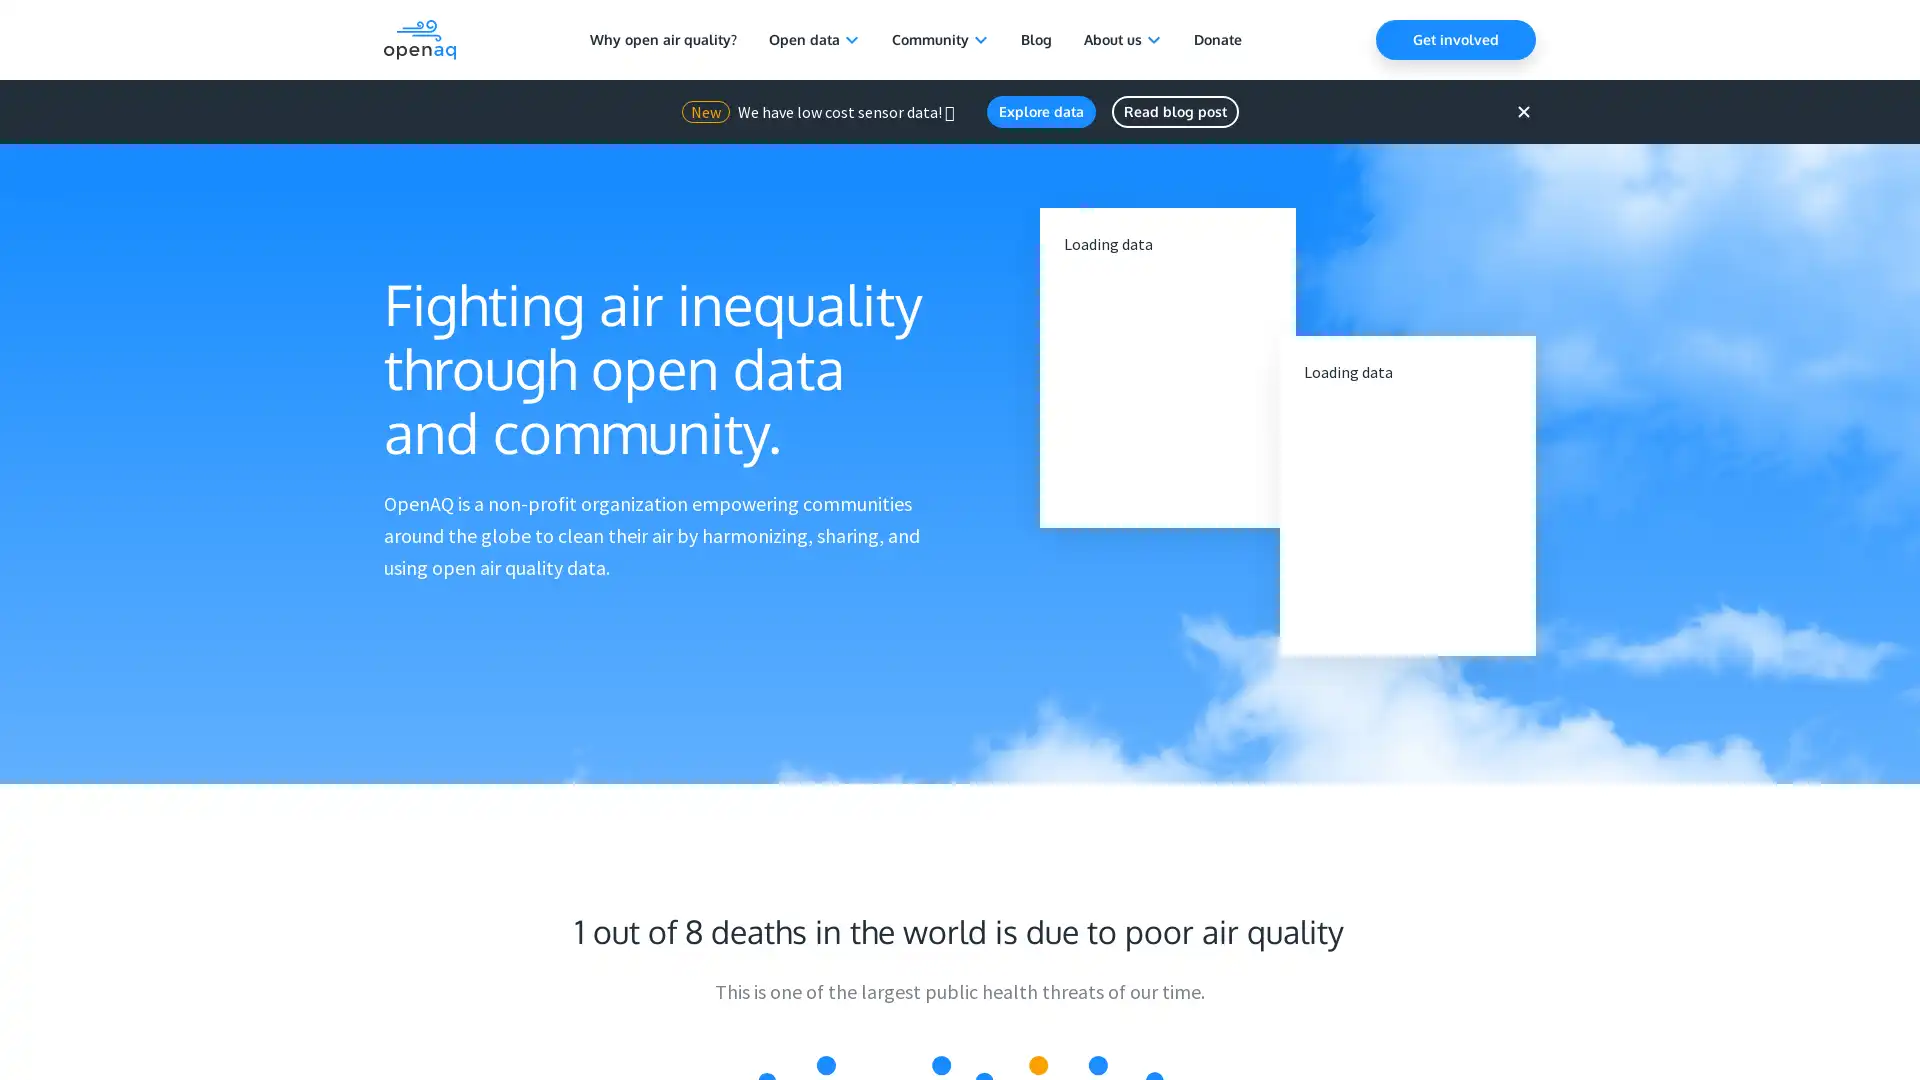  Describe the element at coordinates (1522, 111) in the screenshot. I see `Close` at that location.